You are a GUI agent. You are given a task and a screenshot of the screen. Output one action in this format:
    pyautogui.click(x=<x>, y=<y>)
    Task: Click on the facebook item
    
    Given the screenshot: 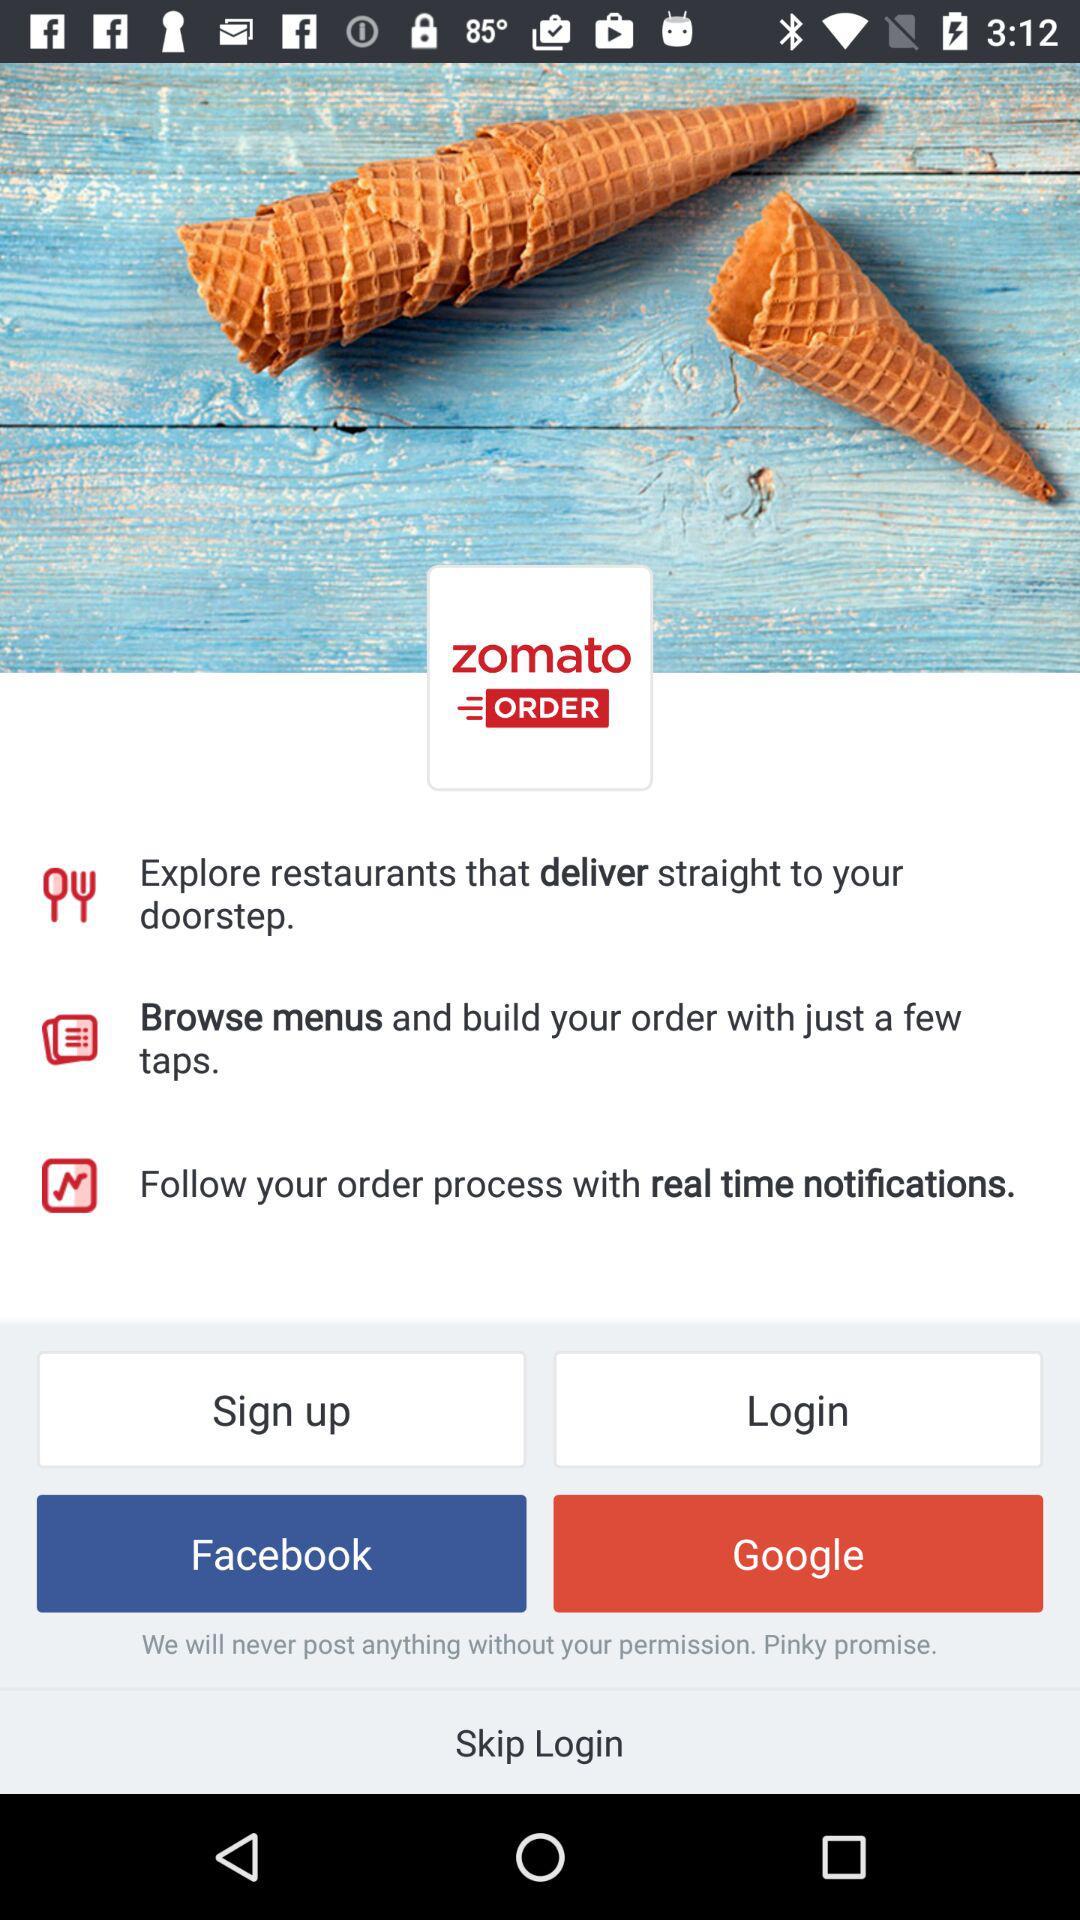 What is the action you would take?
    pyautogui.click(x=281, y=1552)
    